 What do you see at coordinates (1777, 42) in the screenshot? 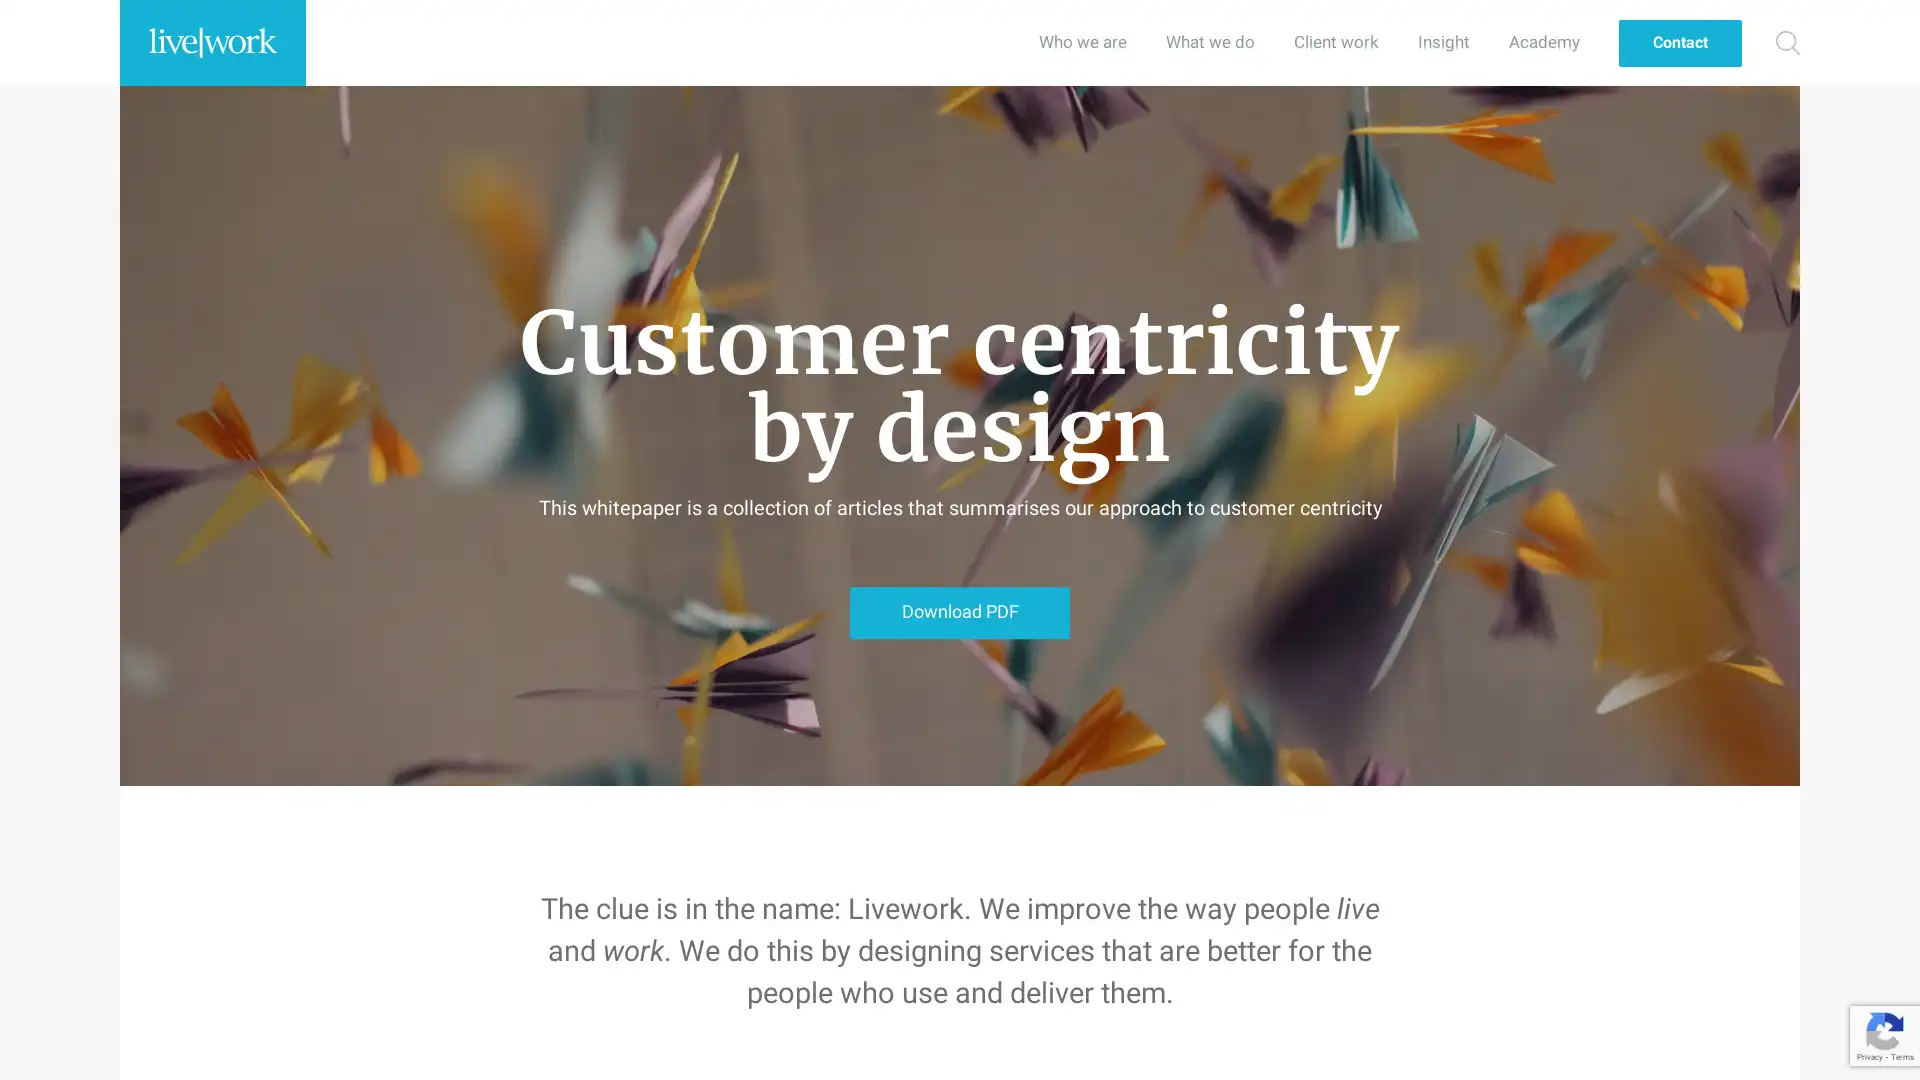
I see `Search Livework...` at bounding box center [1777, 42].